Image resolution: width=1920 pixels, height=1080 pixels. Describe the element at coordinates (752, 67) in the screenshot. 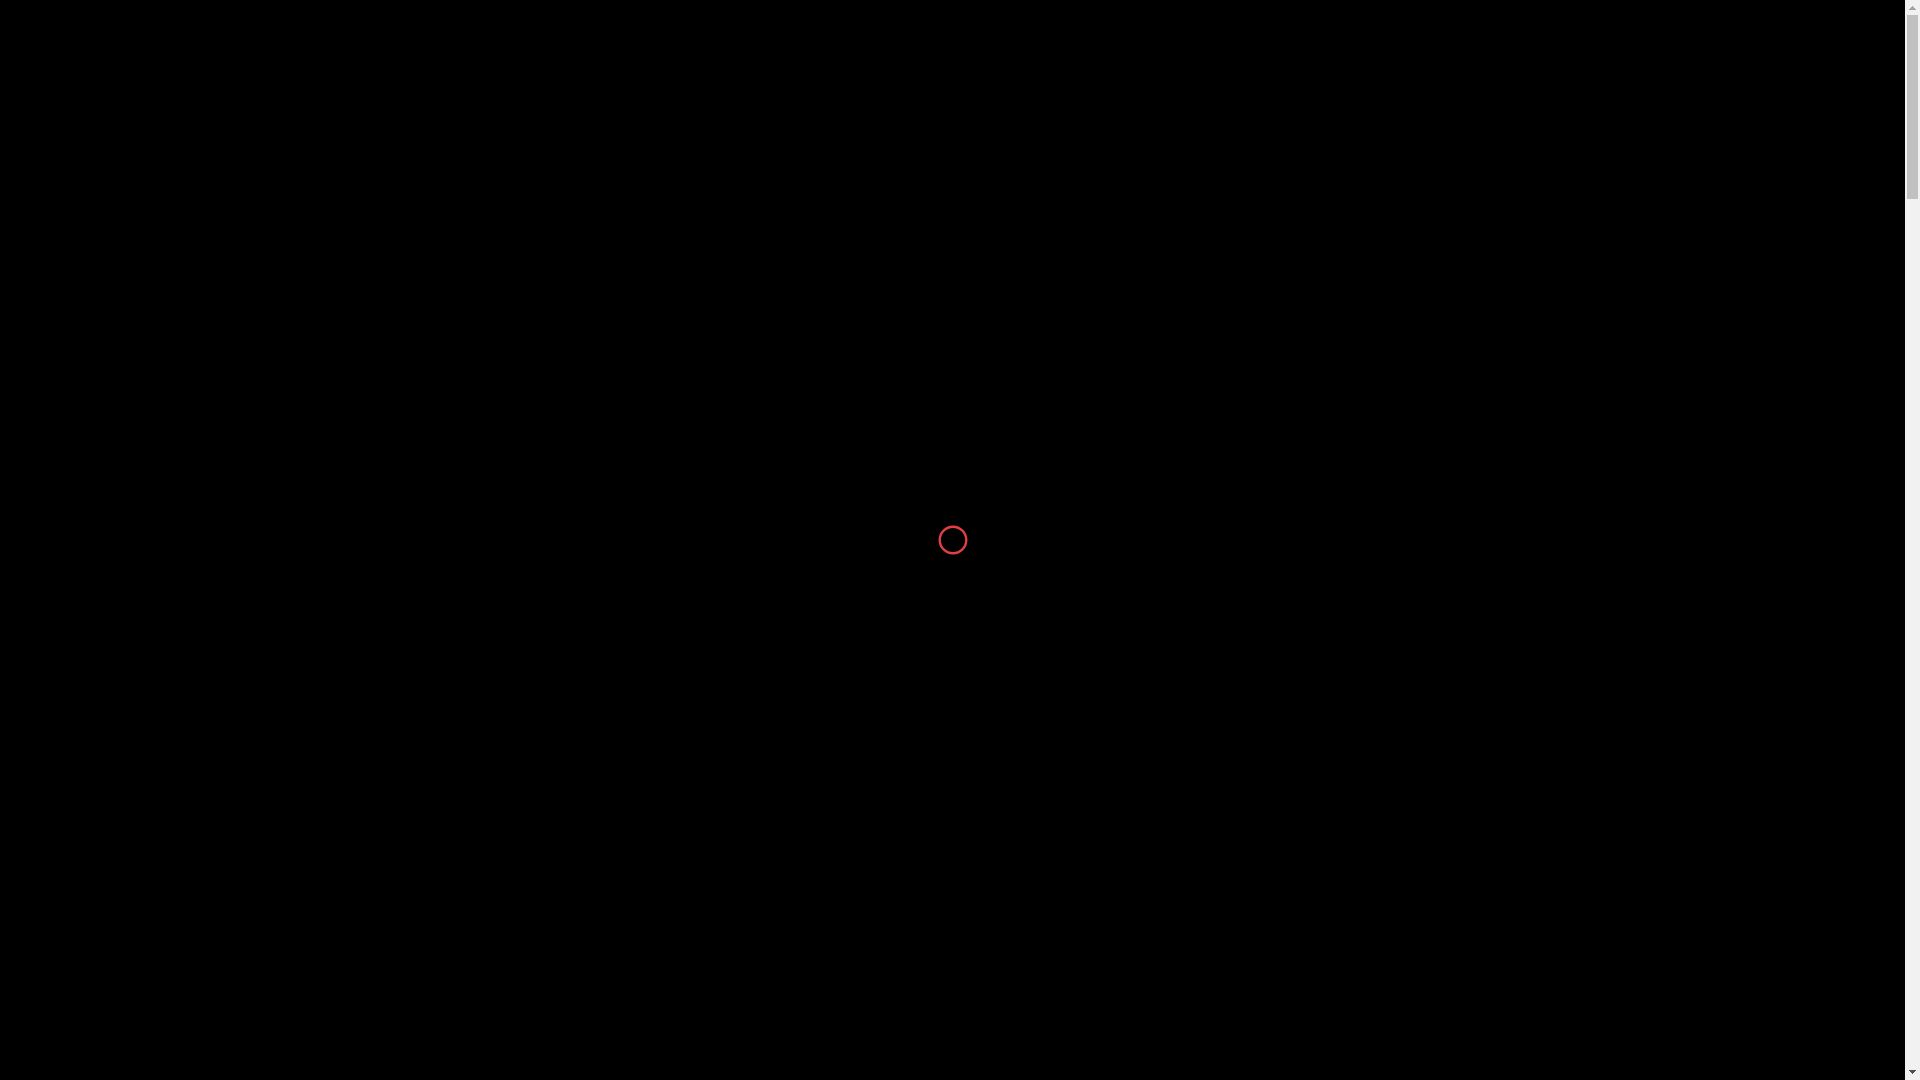

I see `'ACCESSORIES'` at that location.